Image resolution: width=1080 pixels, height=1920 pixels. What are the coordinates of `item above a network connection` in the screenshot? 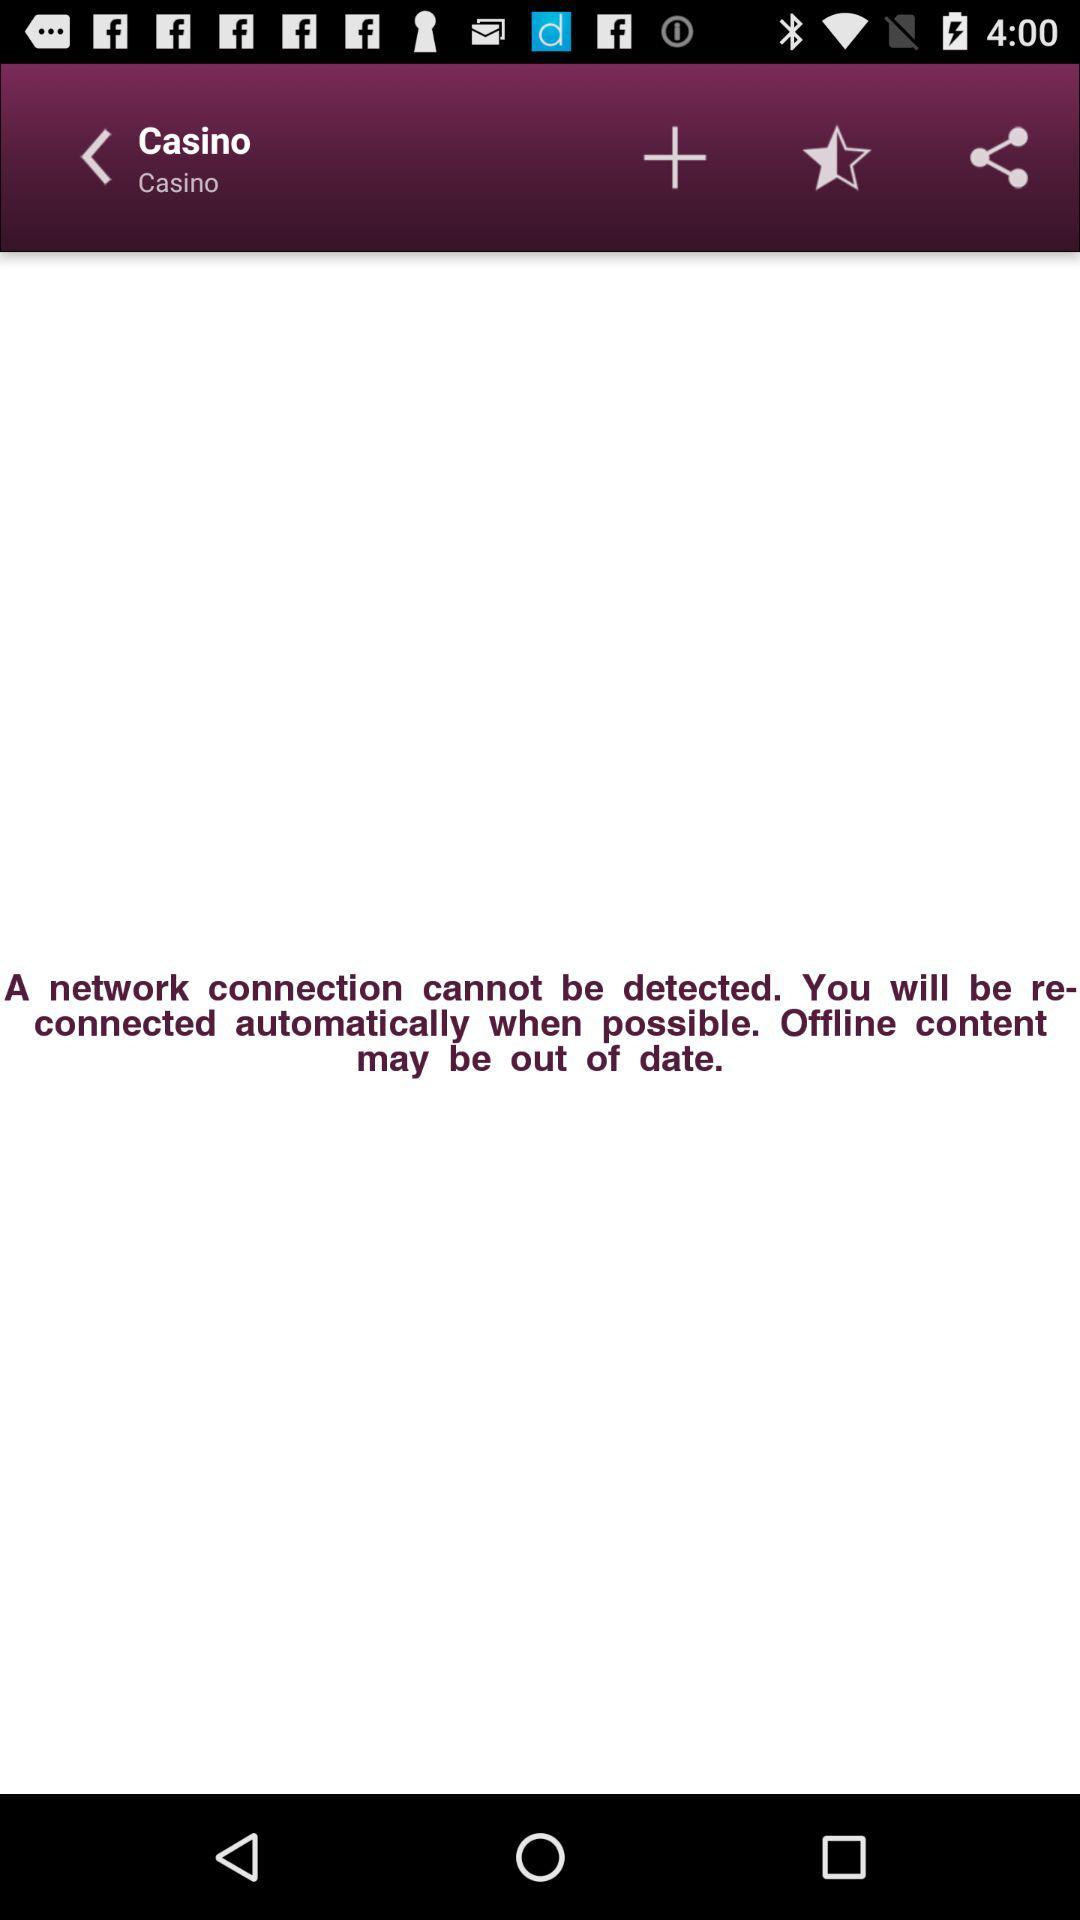 It's located at (837, 156).